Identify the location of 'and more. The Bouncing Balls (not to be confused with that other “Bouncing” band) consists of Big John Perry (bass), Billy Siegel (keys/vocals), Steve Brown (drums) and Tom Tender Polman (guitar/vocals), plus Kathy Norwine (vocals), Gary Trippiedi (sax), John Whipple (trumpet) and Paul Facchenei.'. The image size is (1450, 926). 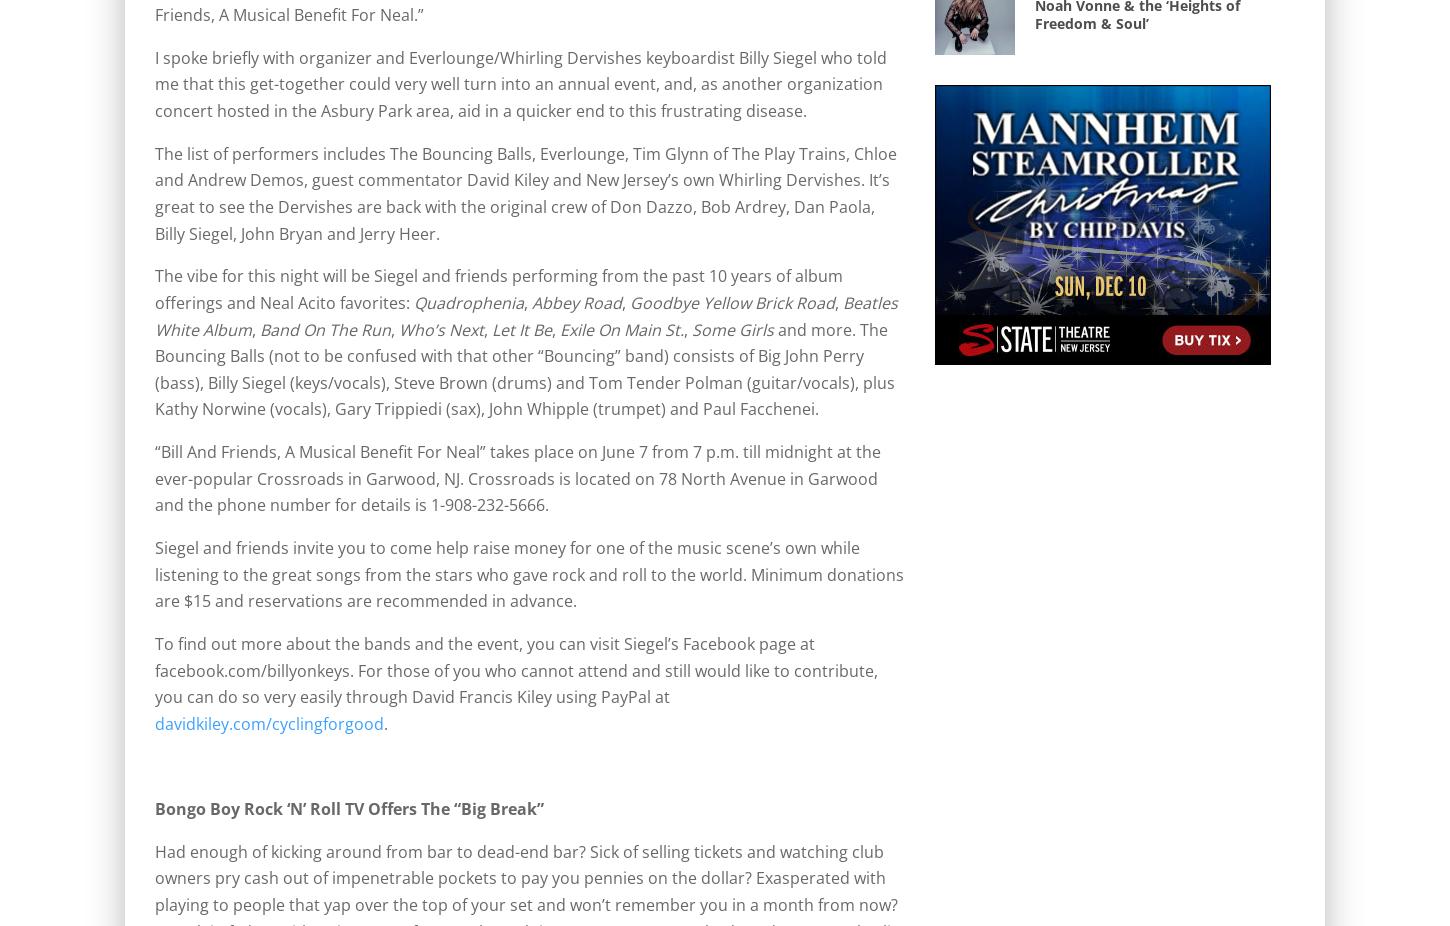
(154, 369).